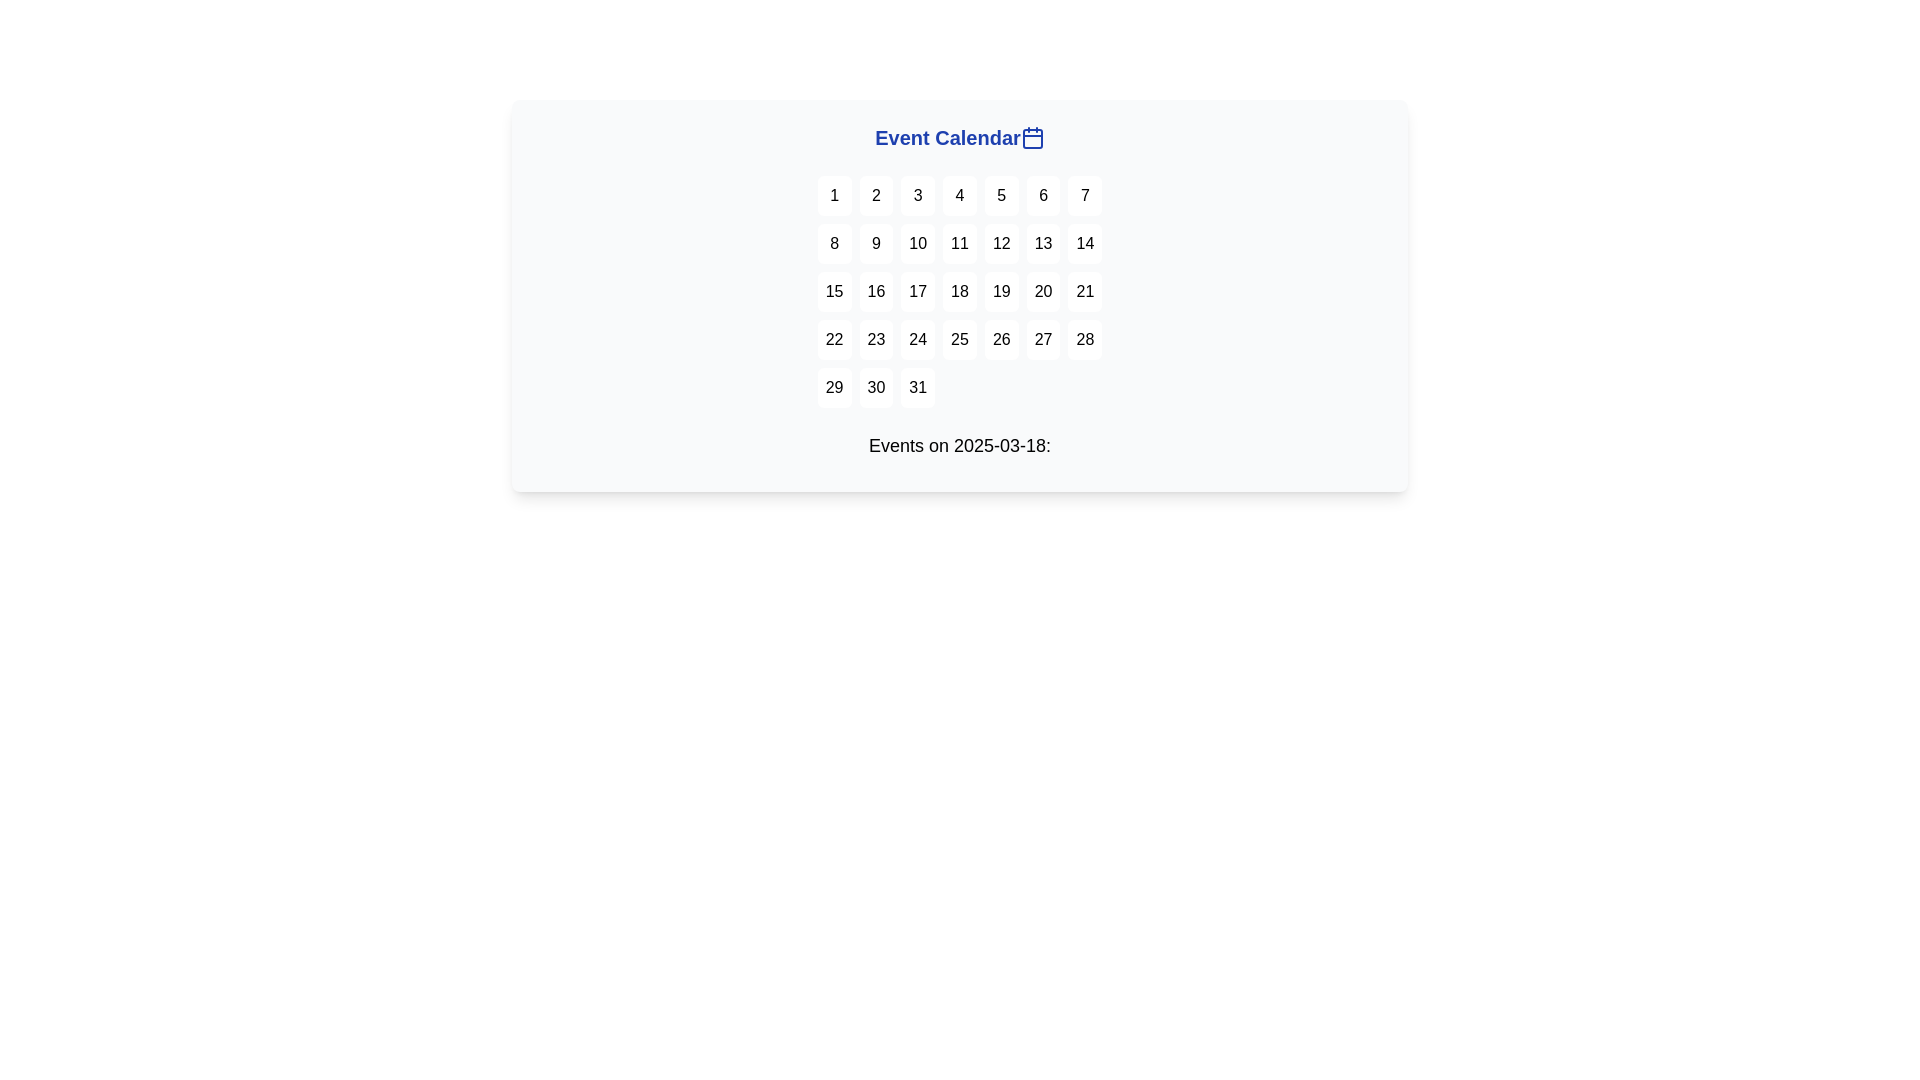  Describe the element at coordinates (1042, 242) in the screenshot. I see `the interactive button that allows users` at that location.